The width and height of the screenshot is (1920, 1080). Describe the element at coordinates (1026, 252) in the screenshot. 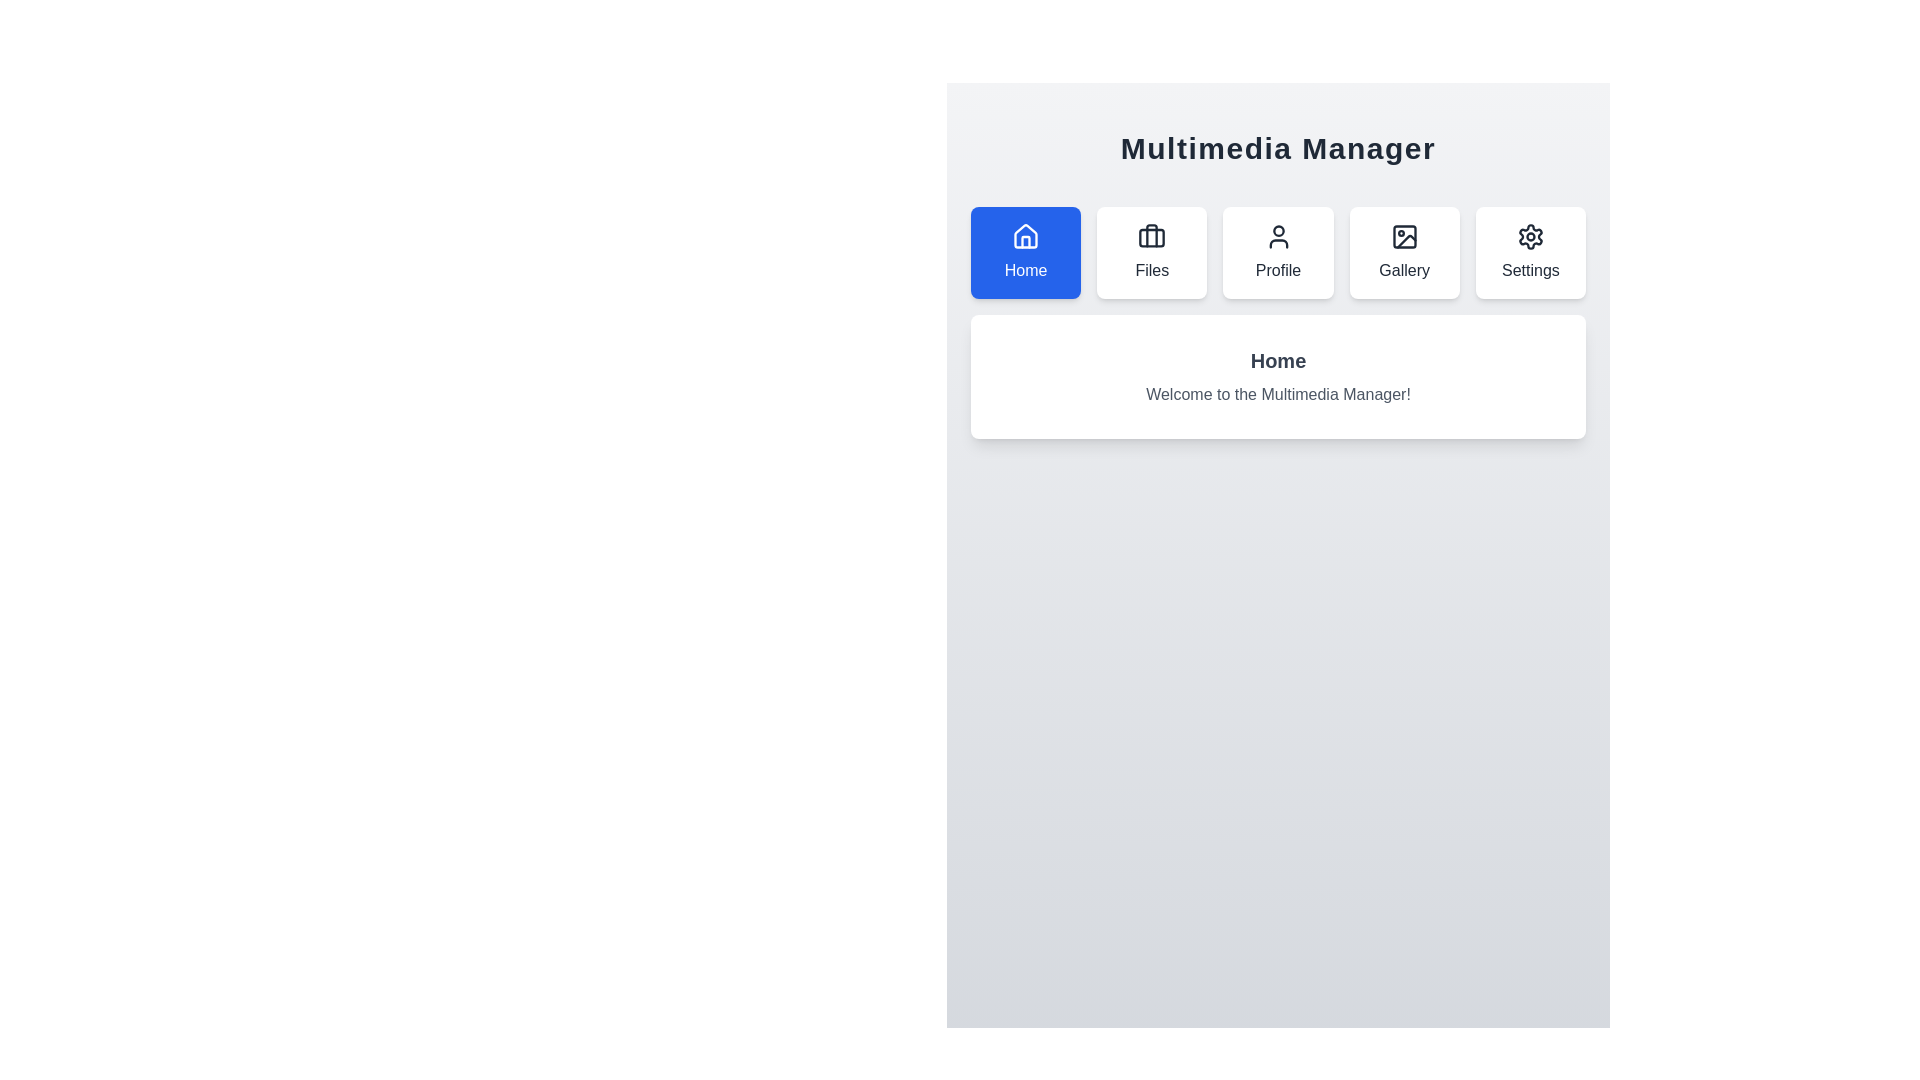

I see `the 'Home' button, which is a blue rectangular button with rounded corners and white text, located in the top left of the interface among other buttons` at that location.